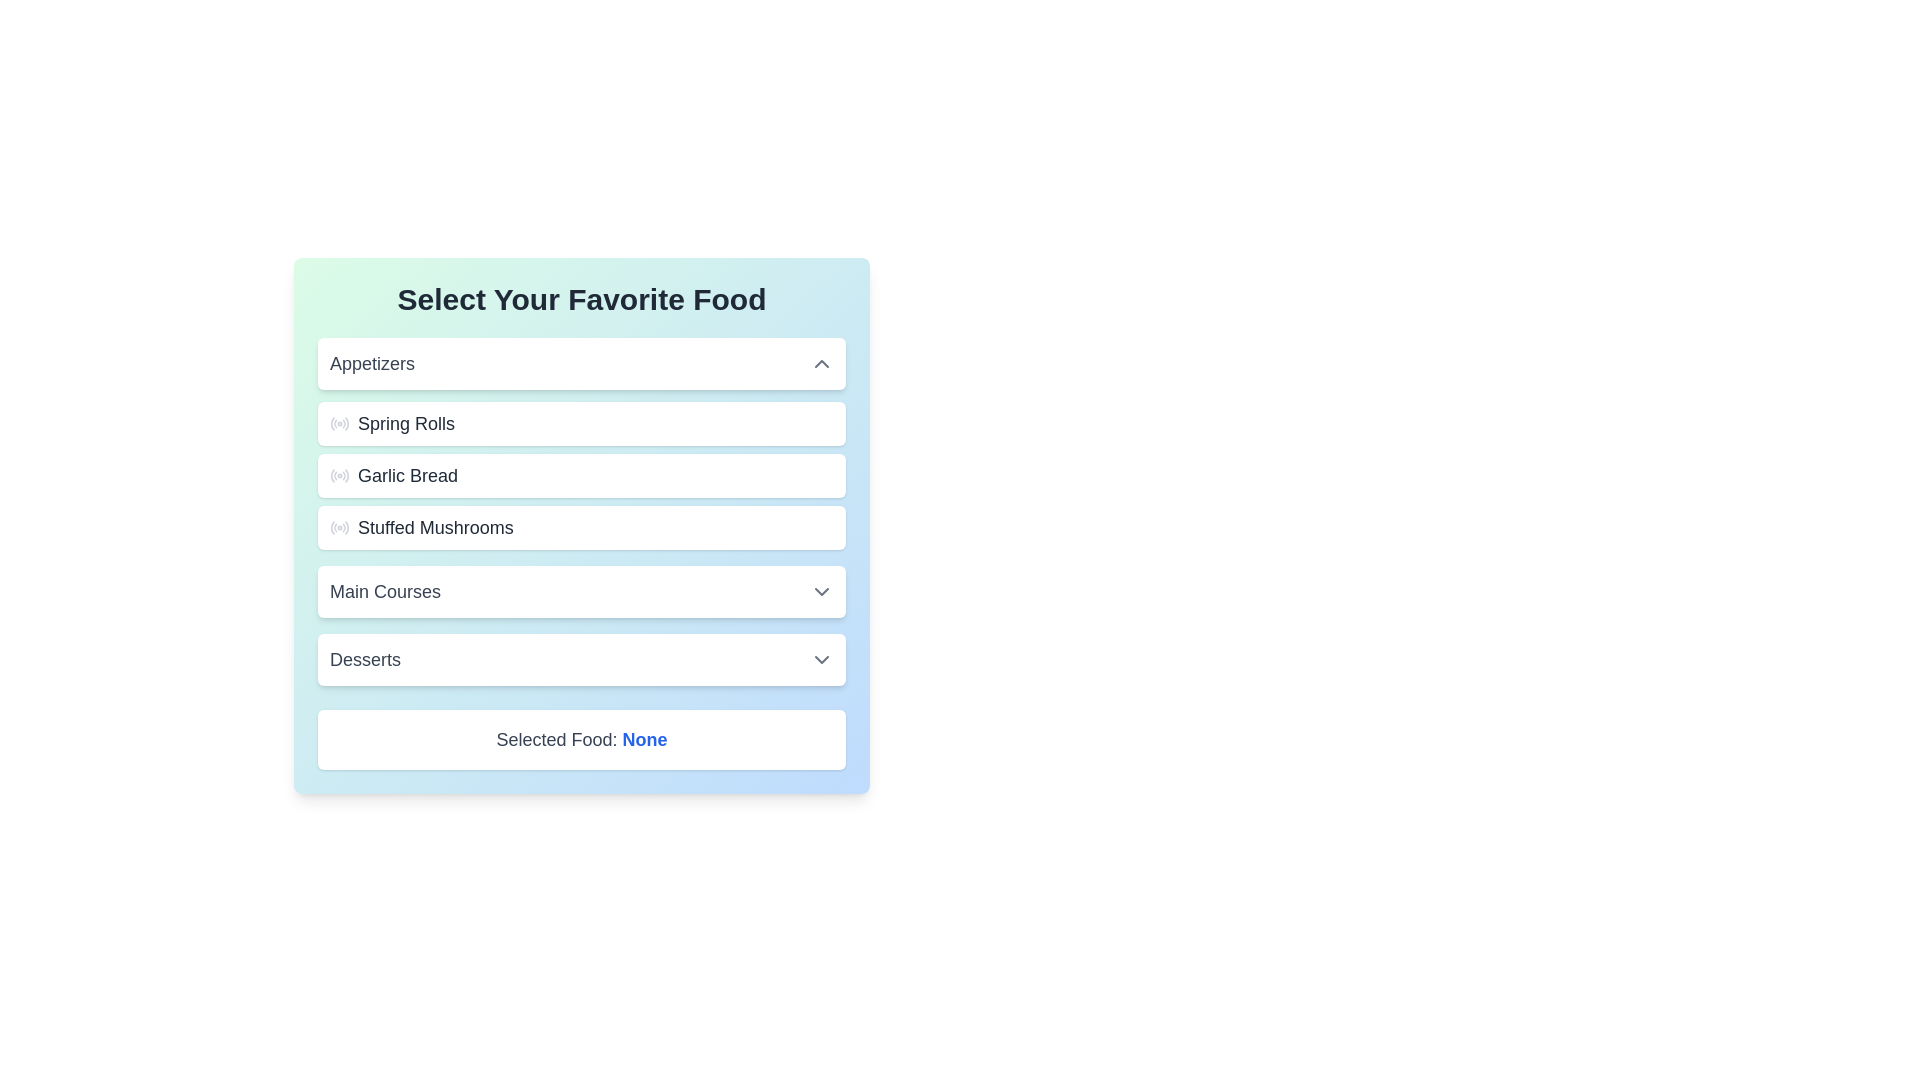 The image size is (1920, 1080). Describe the element at coordinates (580, 442) in the screenshot. I see `the 'Appetizers' item section` at that location.